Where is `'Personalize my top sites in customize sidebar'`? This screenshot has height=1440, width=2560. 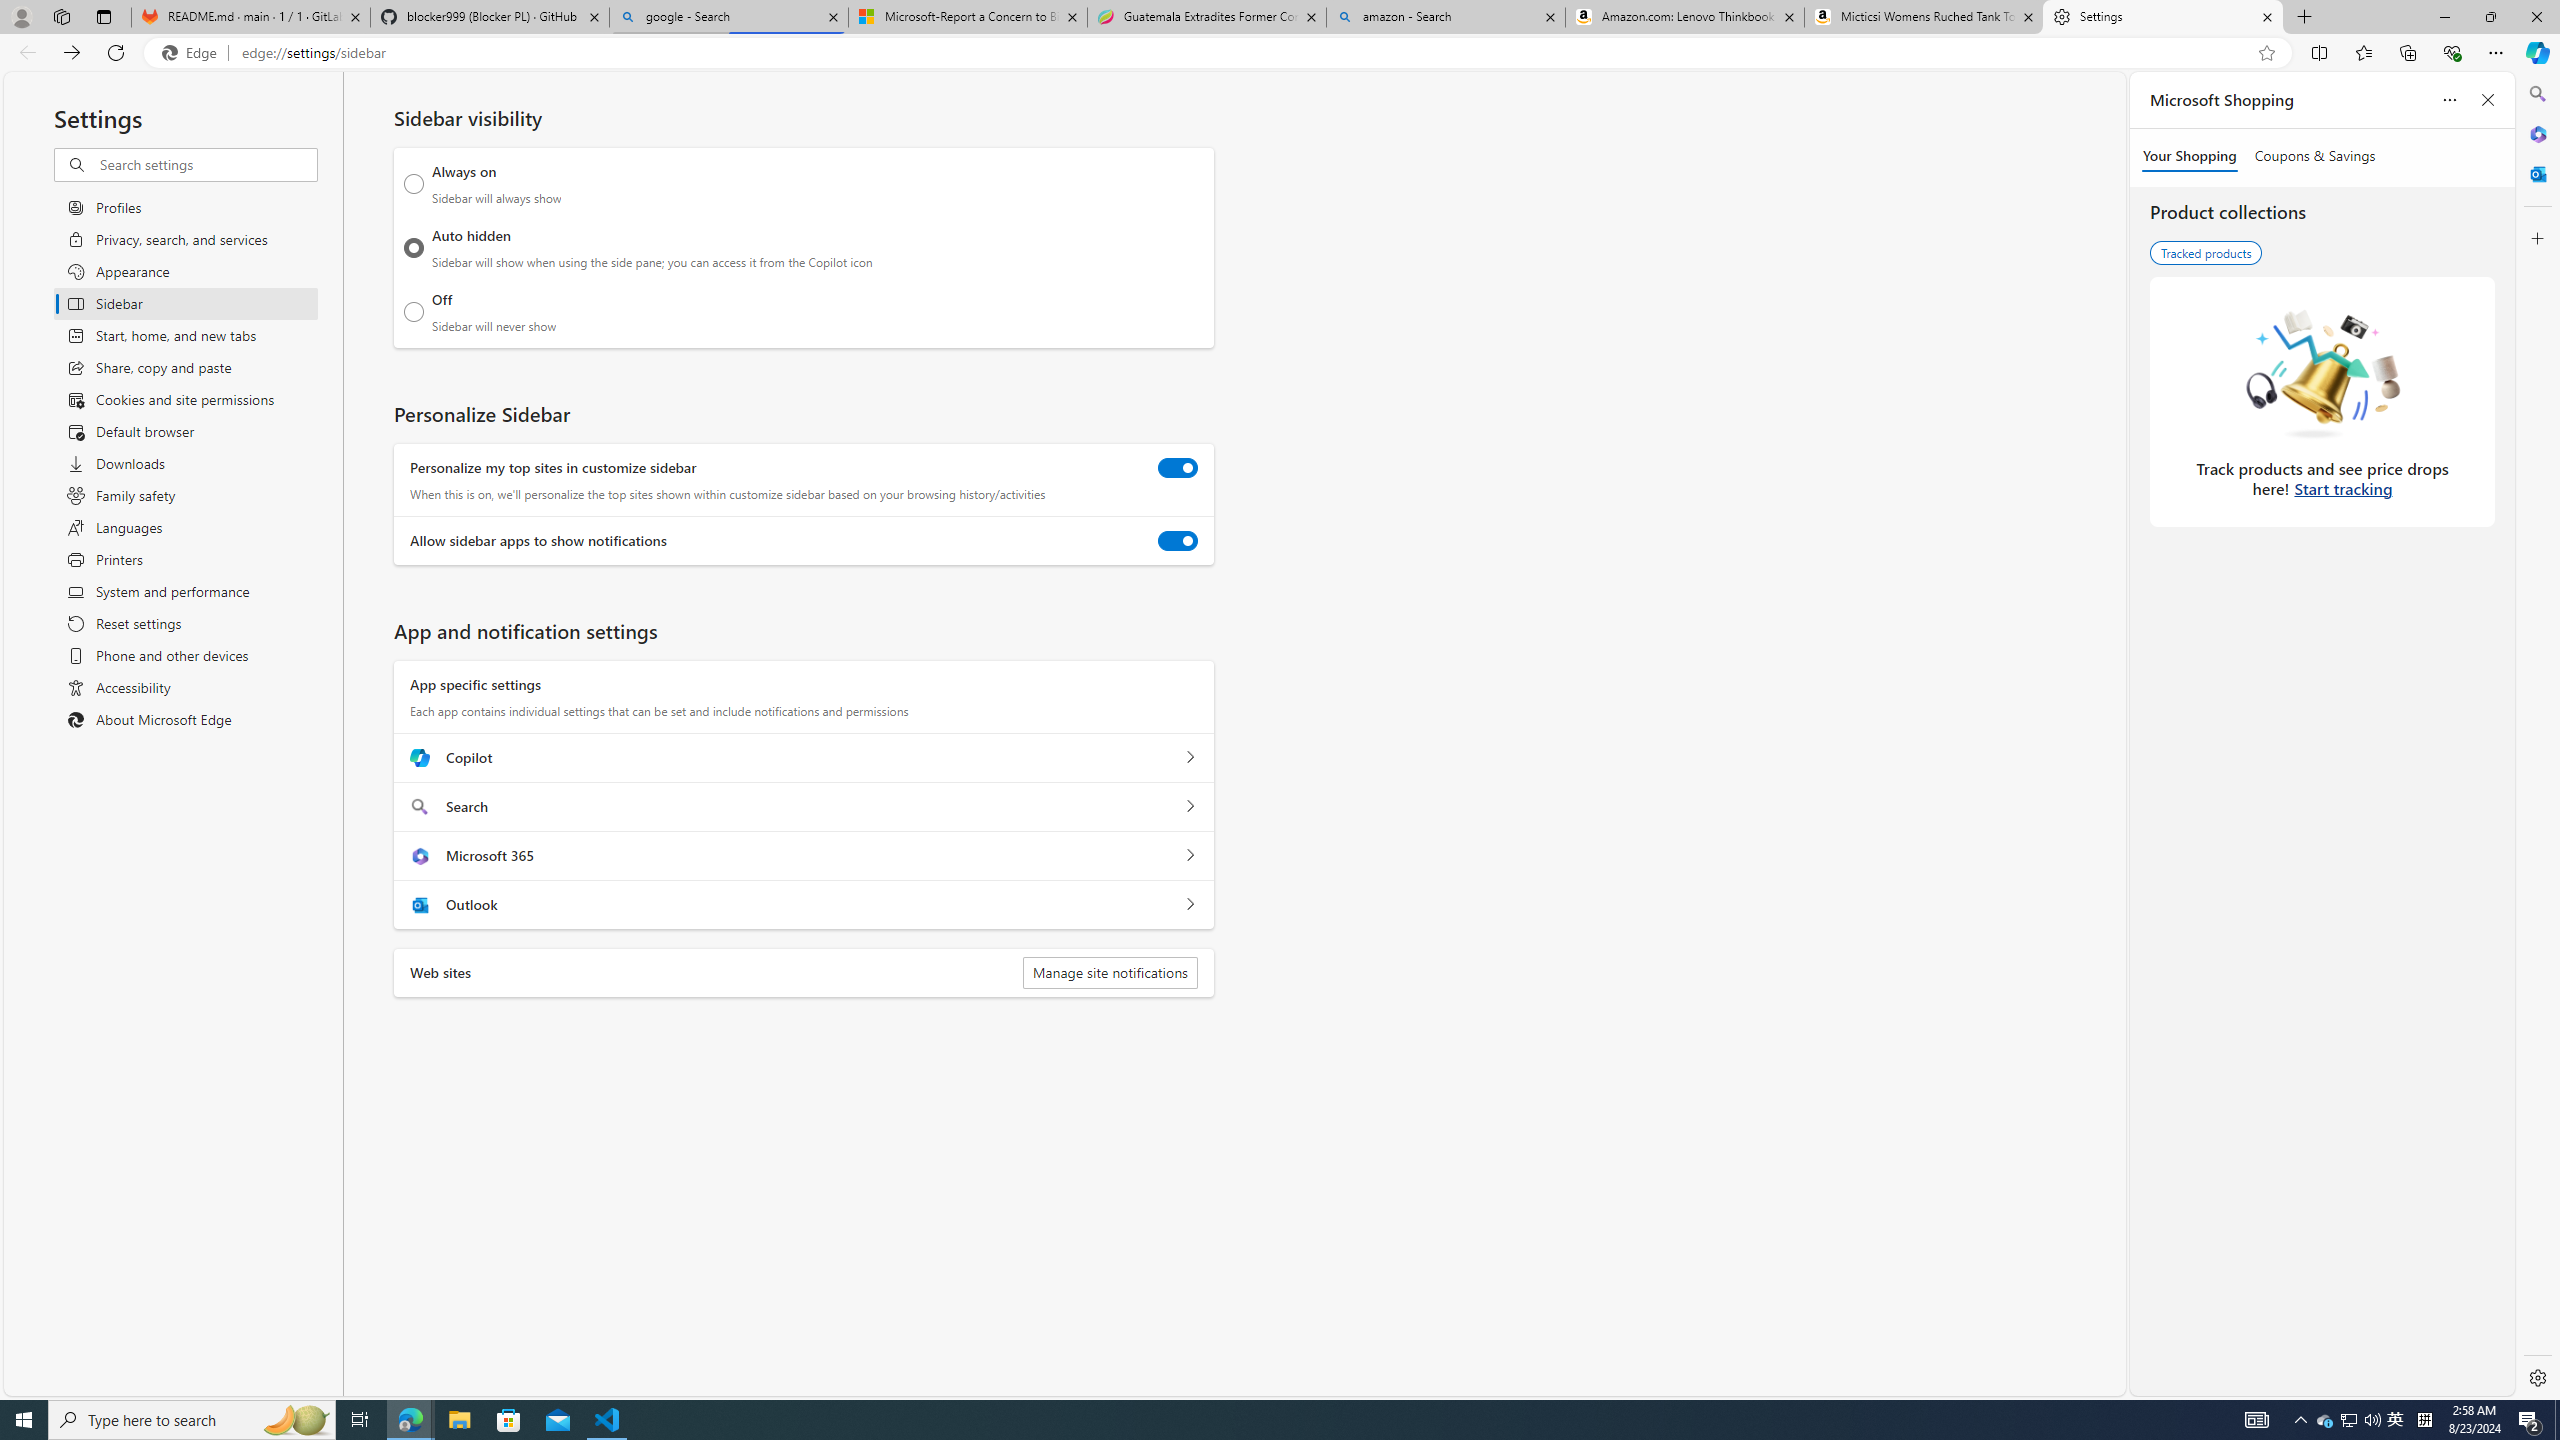 'Personalize my top sites in customize sidebar' is located at coordinates (1177, 467).